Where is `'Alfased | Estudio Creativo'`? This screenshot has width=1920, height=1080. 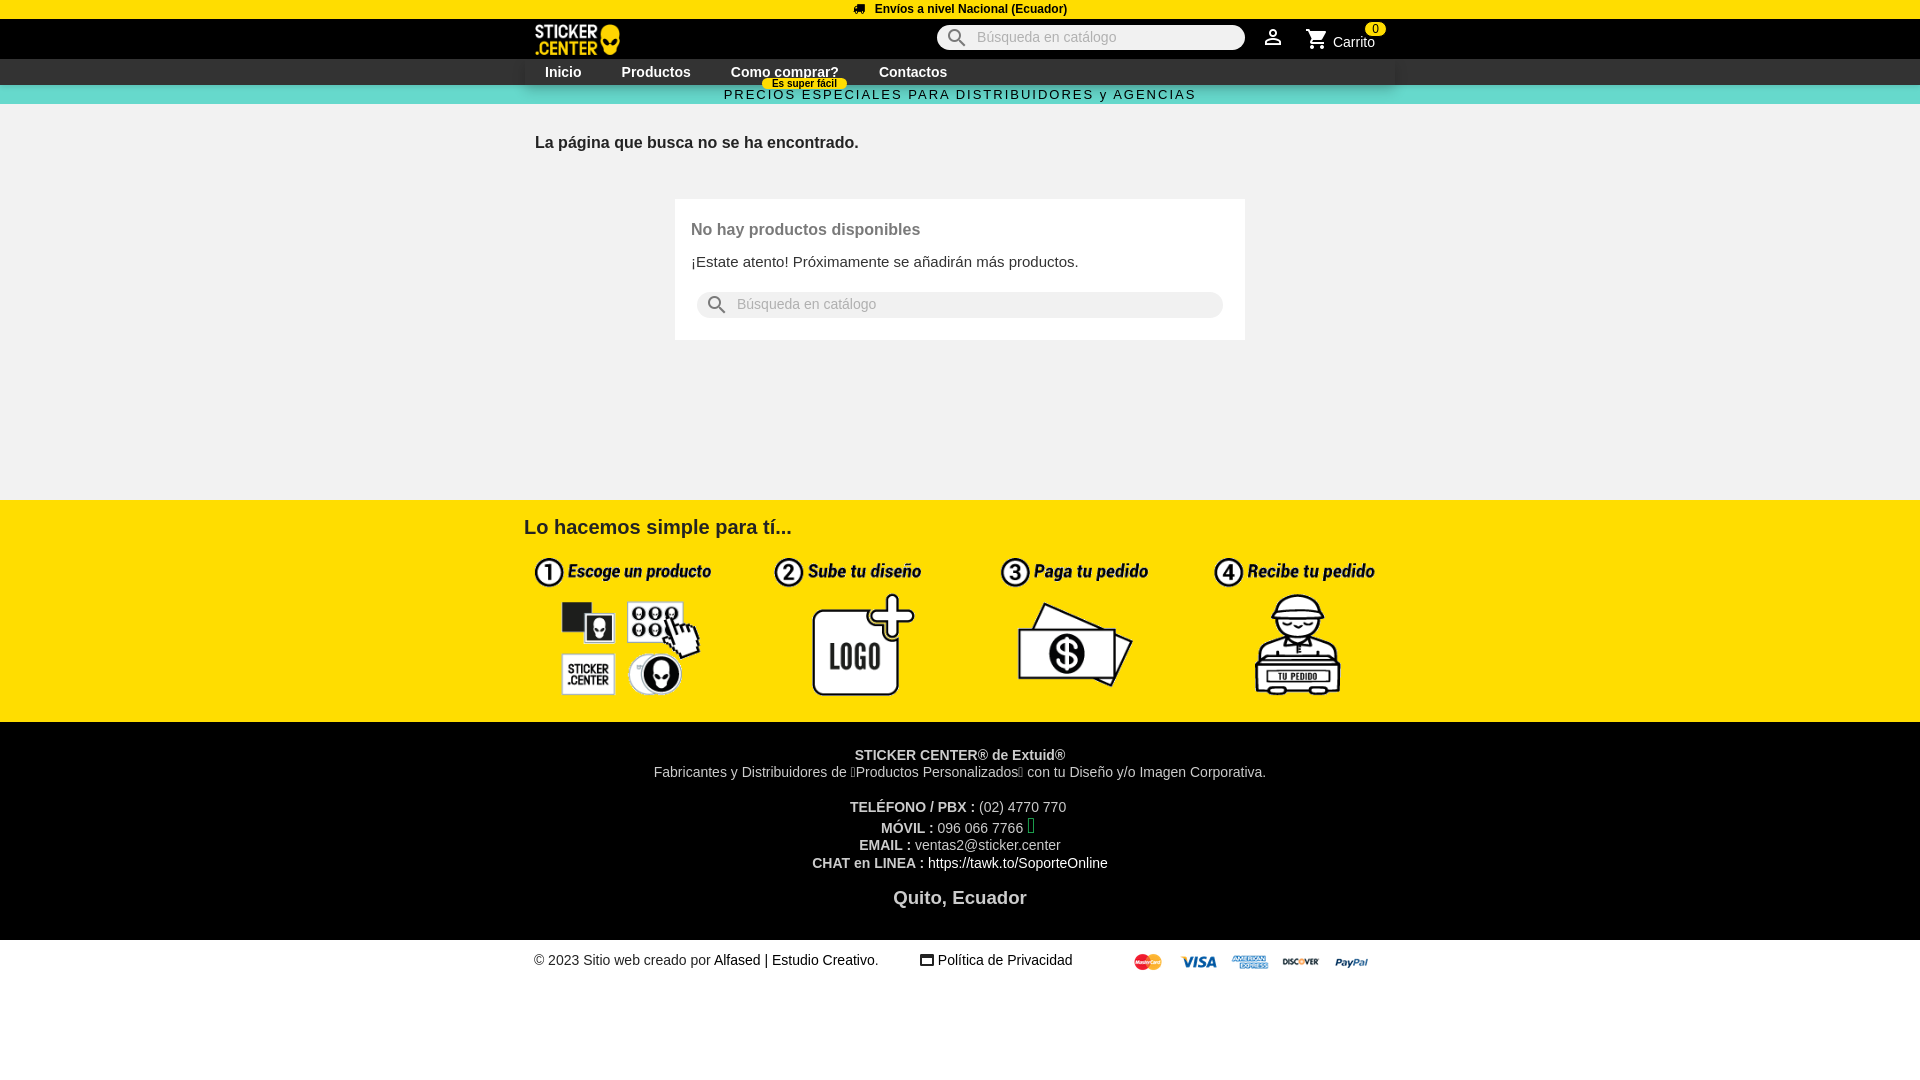
'Alfased | Estudio Creativo' is located at coordinates (793, 959).